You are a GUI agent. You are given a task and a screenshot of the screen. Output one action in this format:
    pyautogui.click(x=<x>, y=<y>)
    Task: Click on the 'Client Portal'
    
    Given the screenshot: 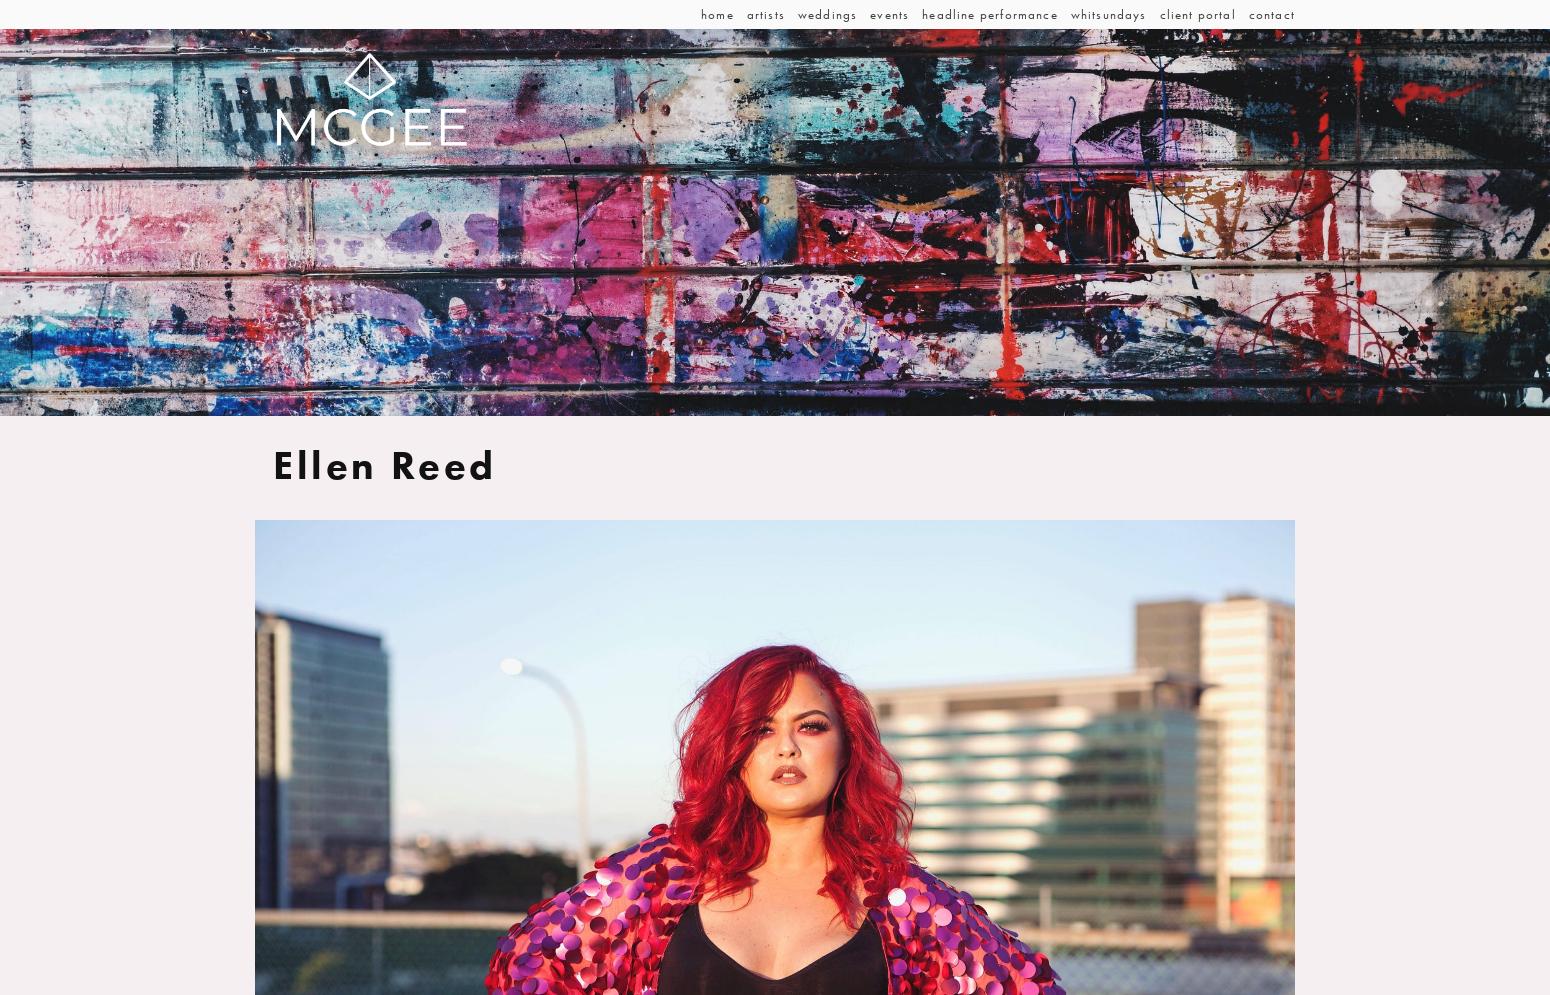 What is the action you would take?
    pyautogui.click(x=1157, y=14)
    